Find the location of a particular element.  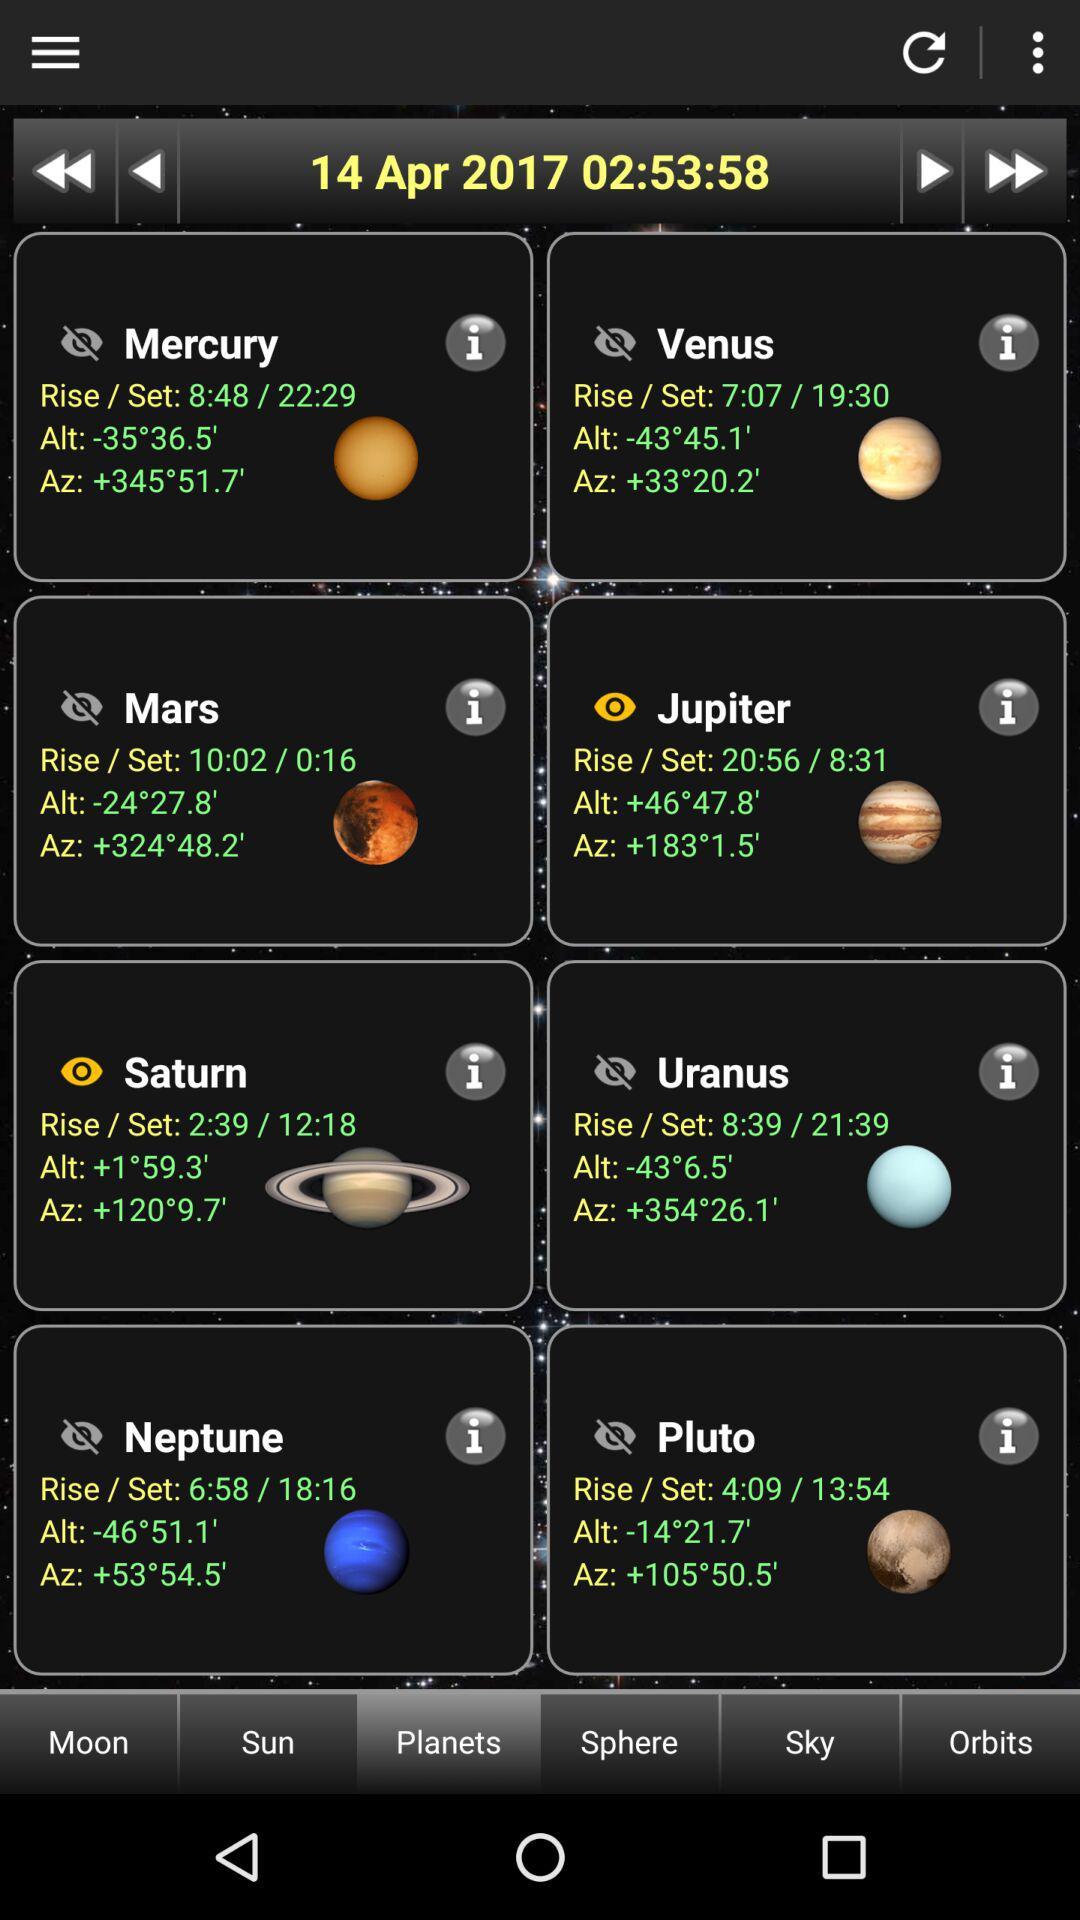

for info on saturn is located at coordinates (475, 1070).